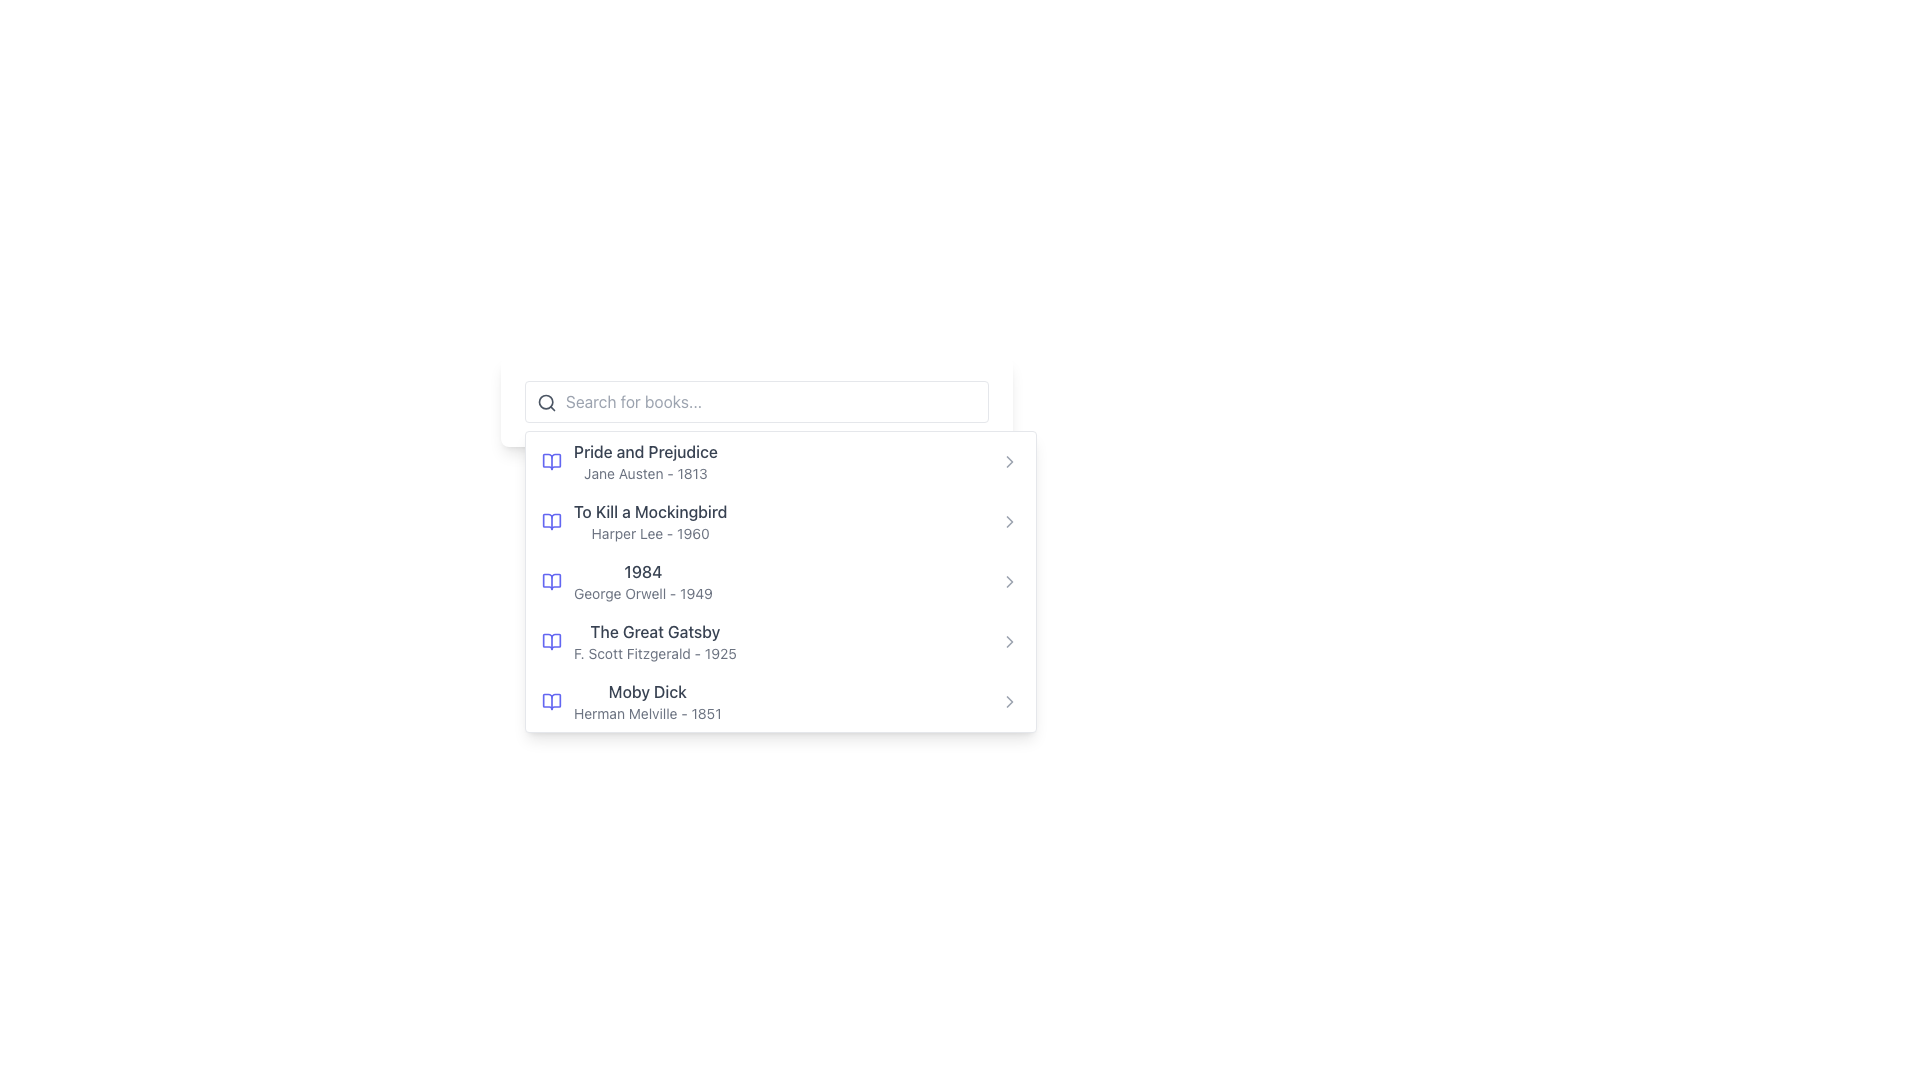 The width and height of the screenshot is (1920, 1080). Describe the element at coordinates (643, 571) in the screenshot. I see `the title label for the book '1984' by George Orwell in the vertical list of book titles` at that location.